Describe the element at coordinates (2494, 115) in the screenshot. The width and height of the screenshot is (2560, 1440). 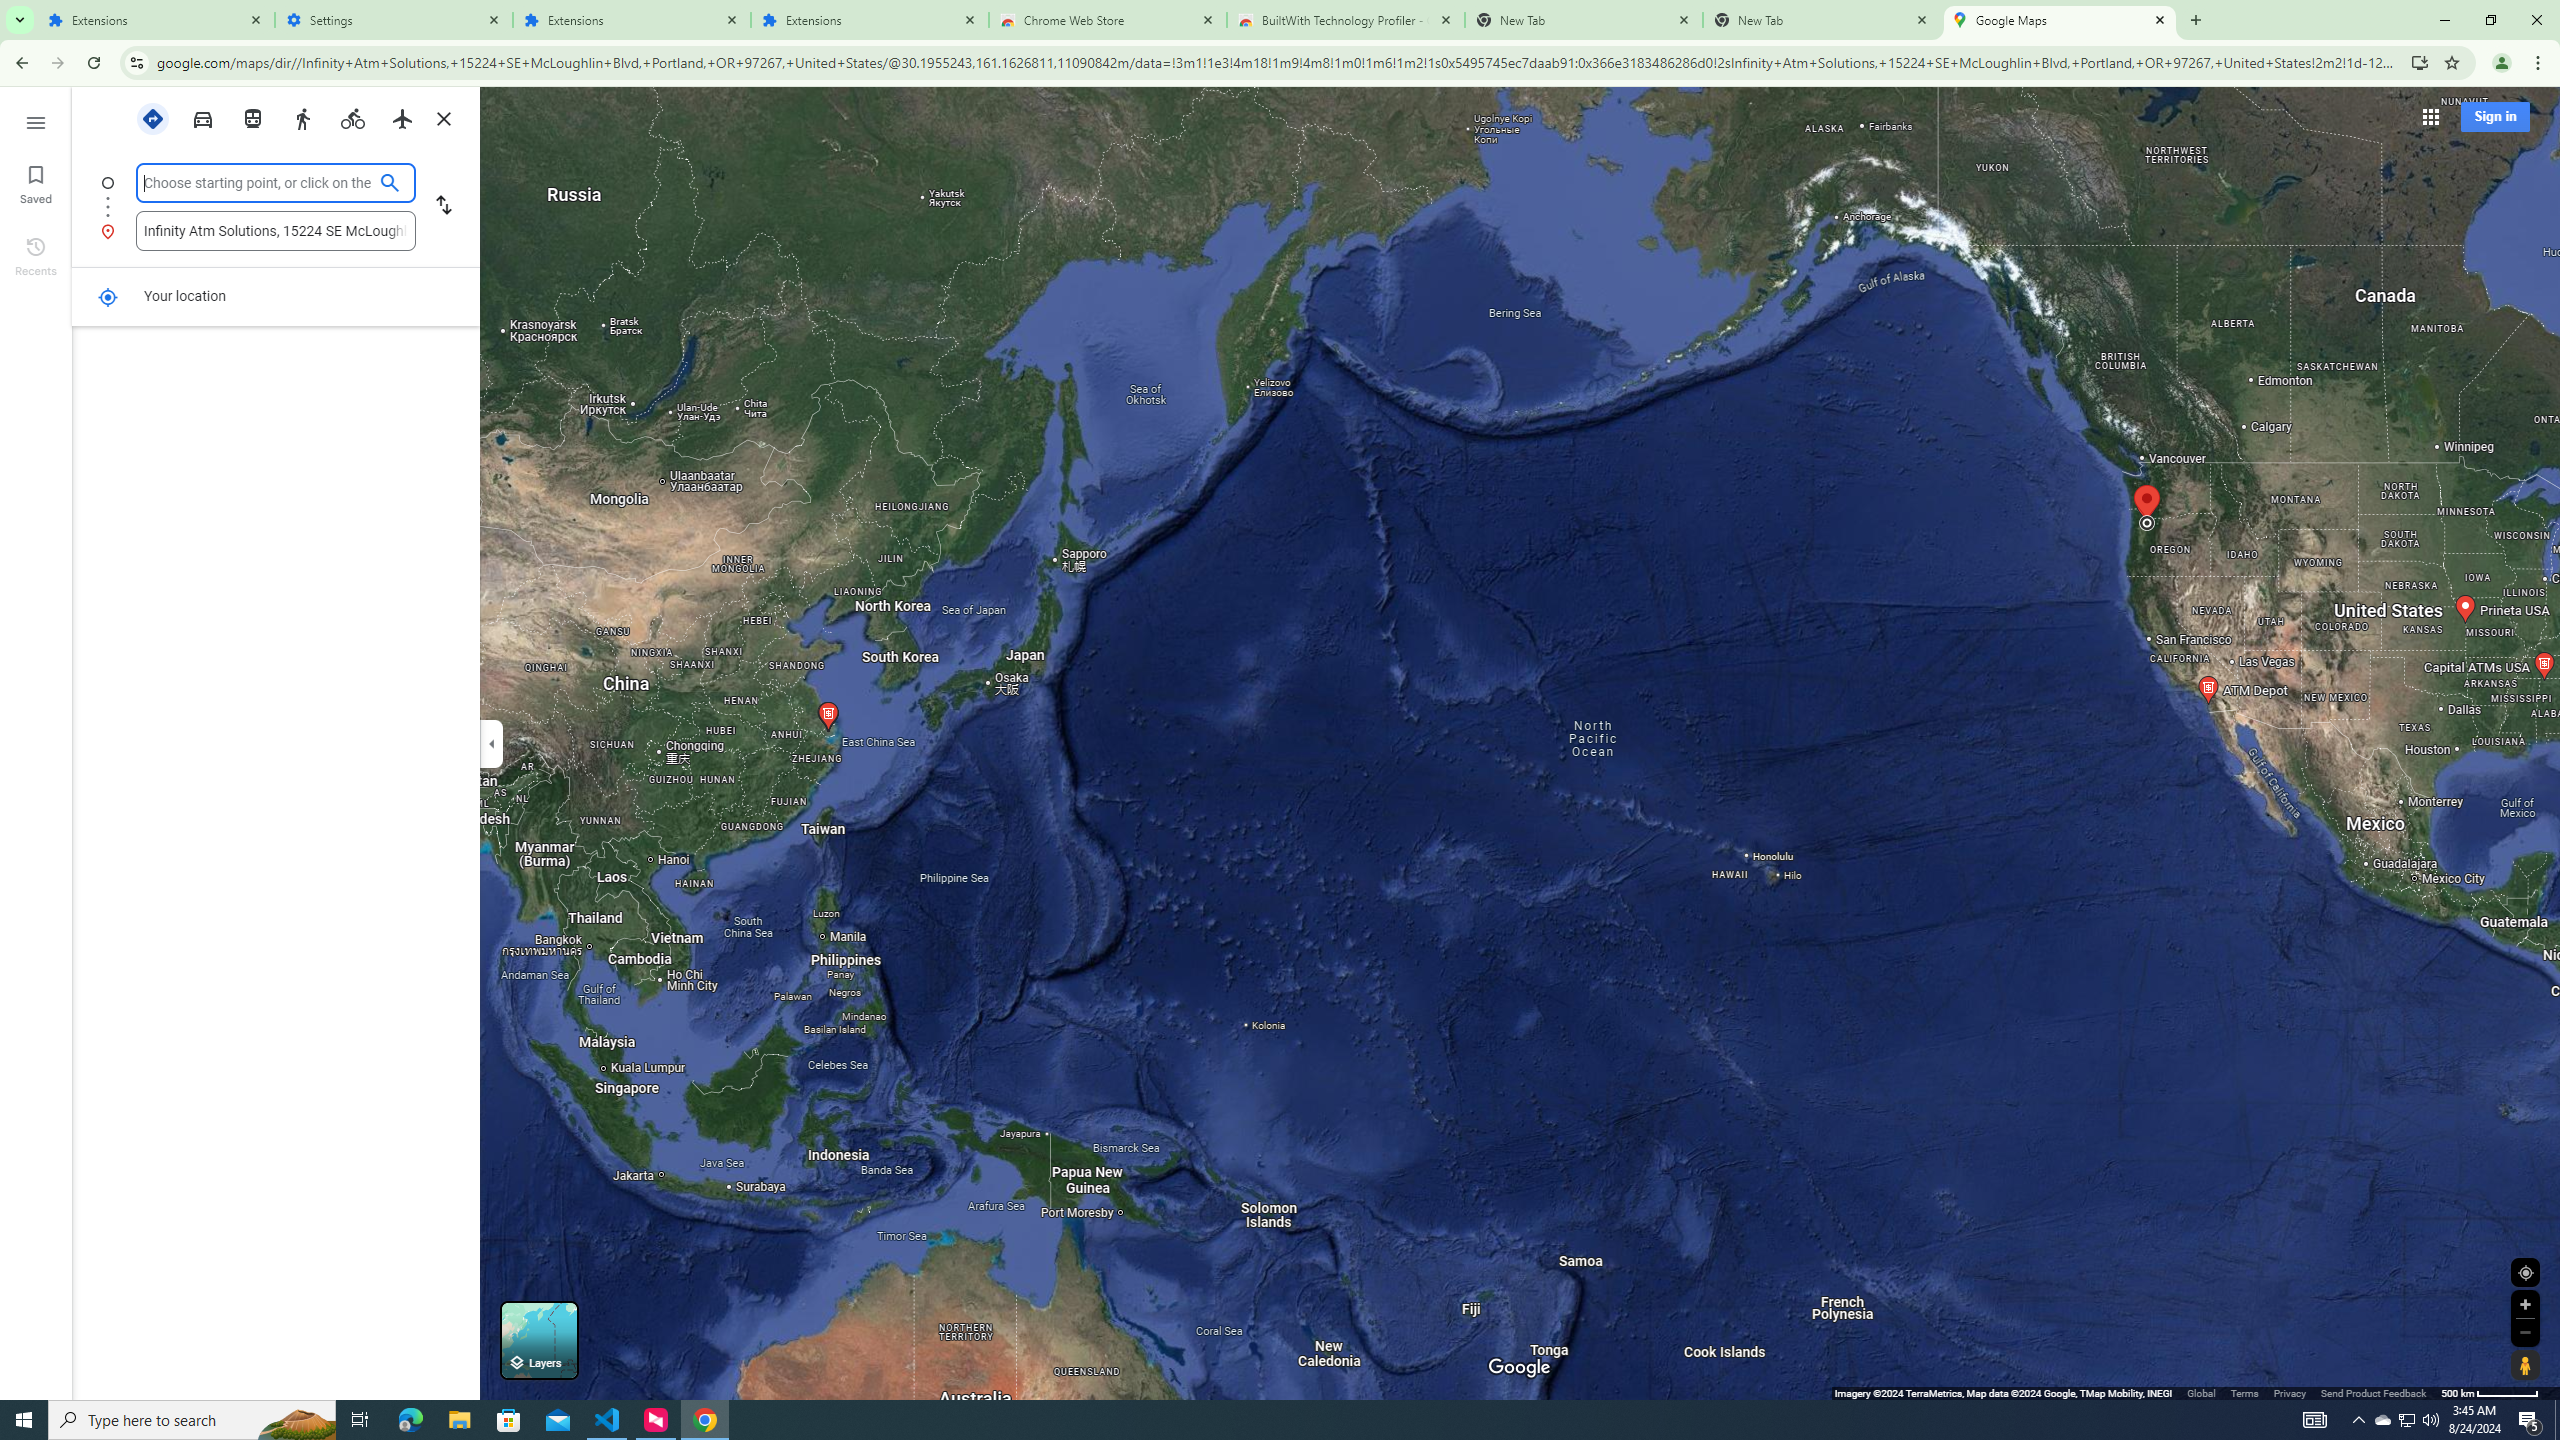
I see `'Sign in'` at that location.